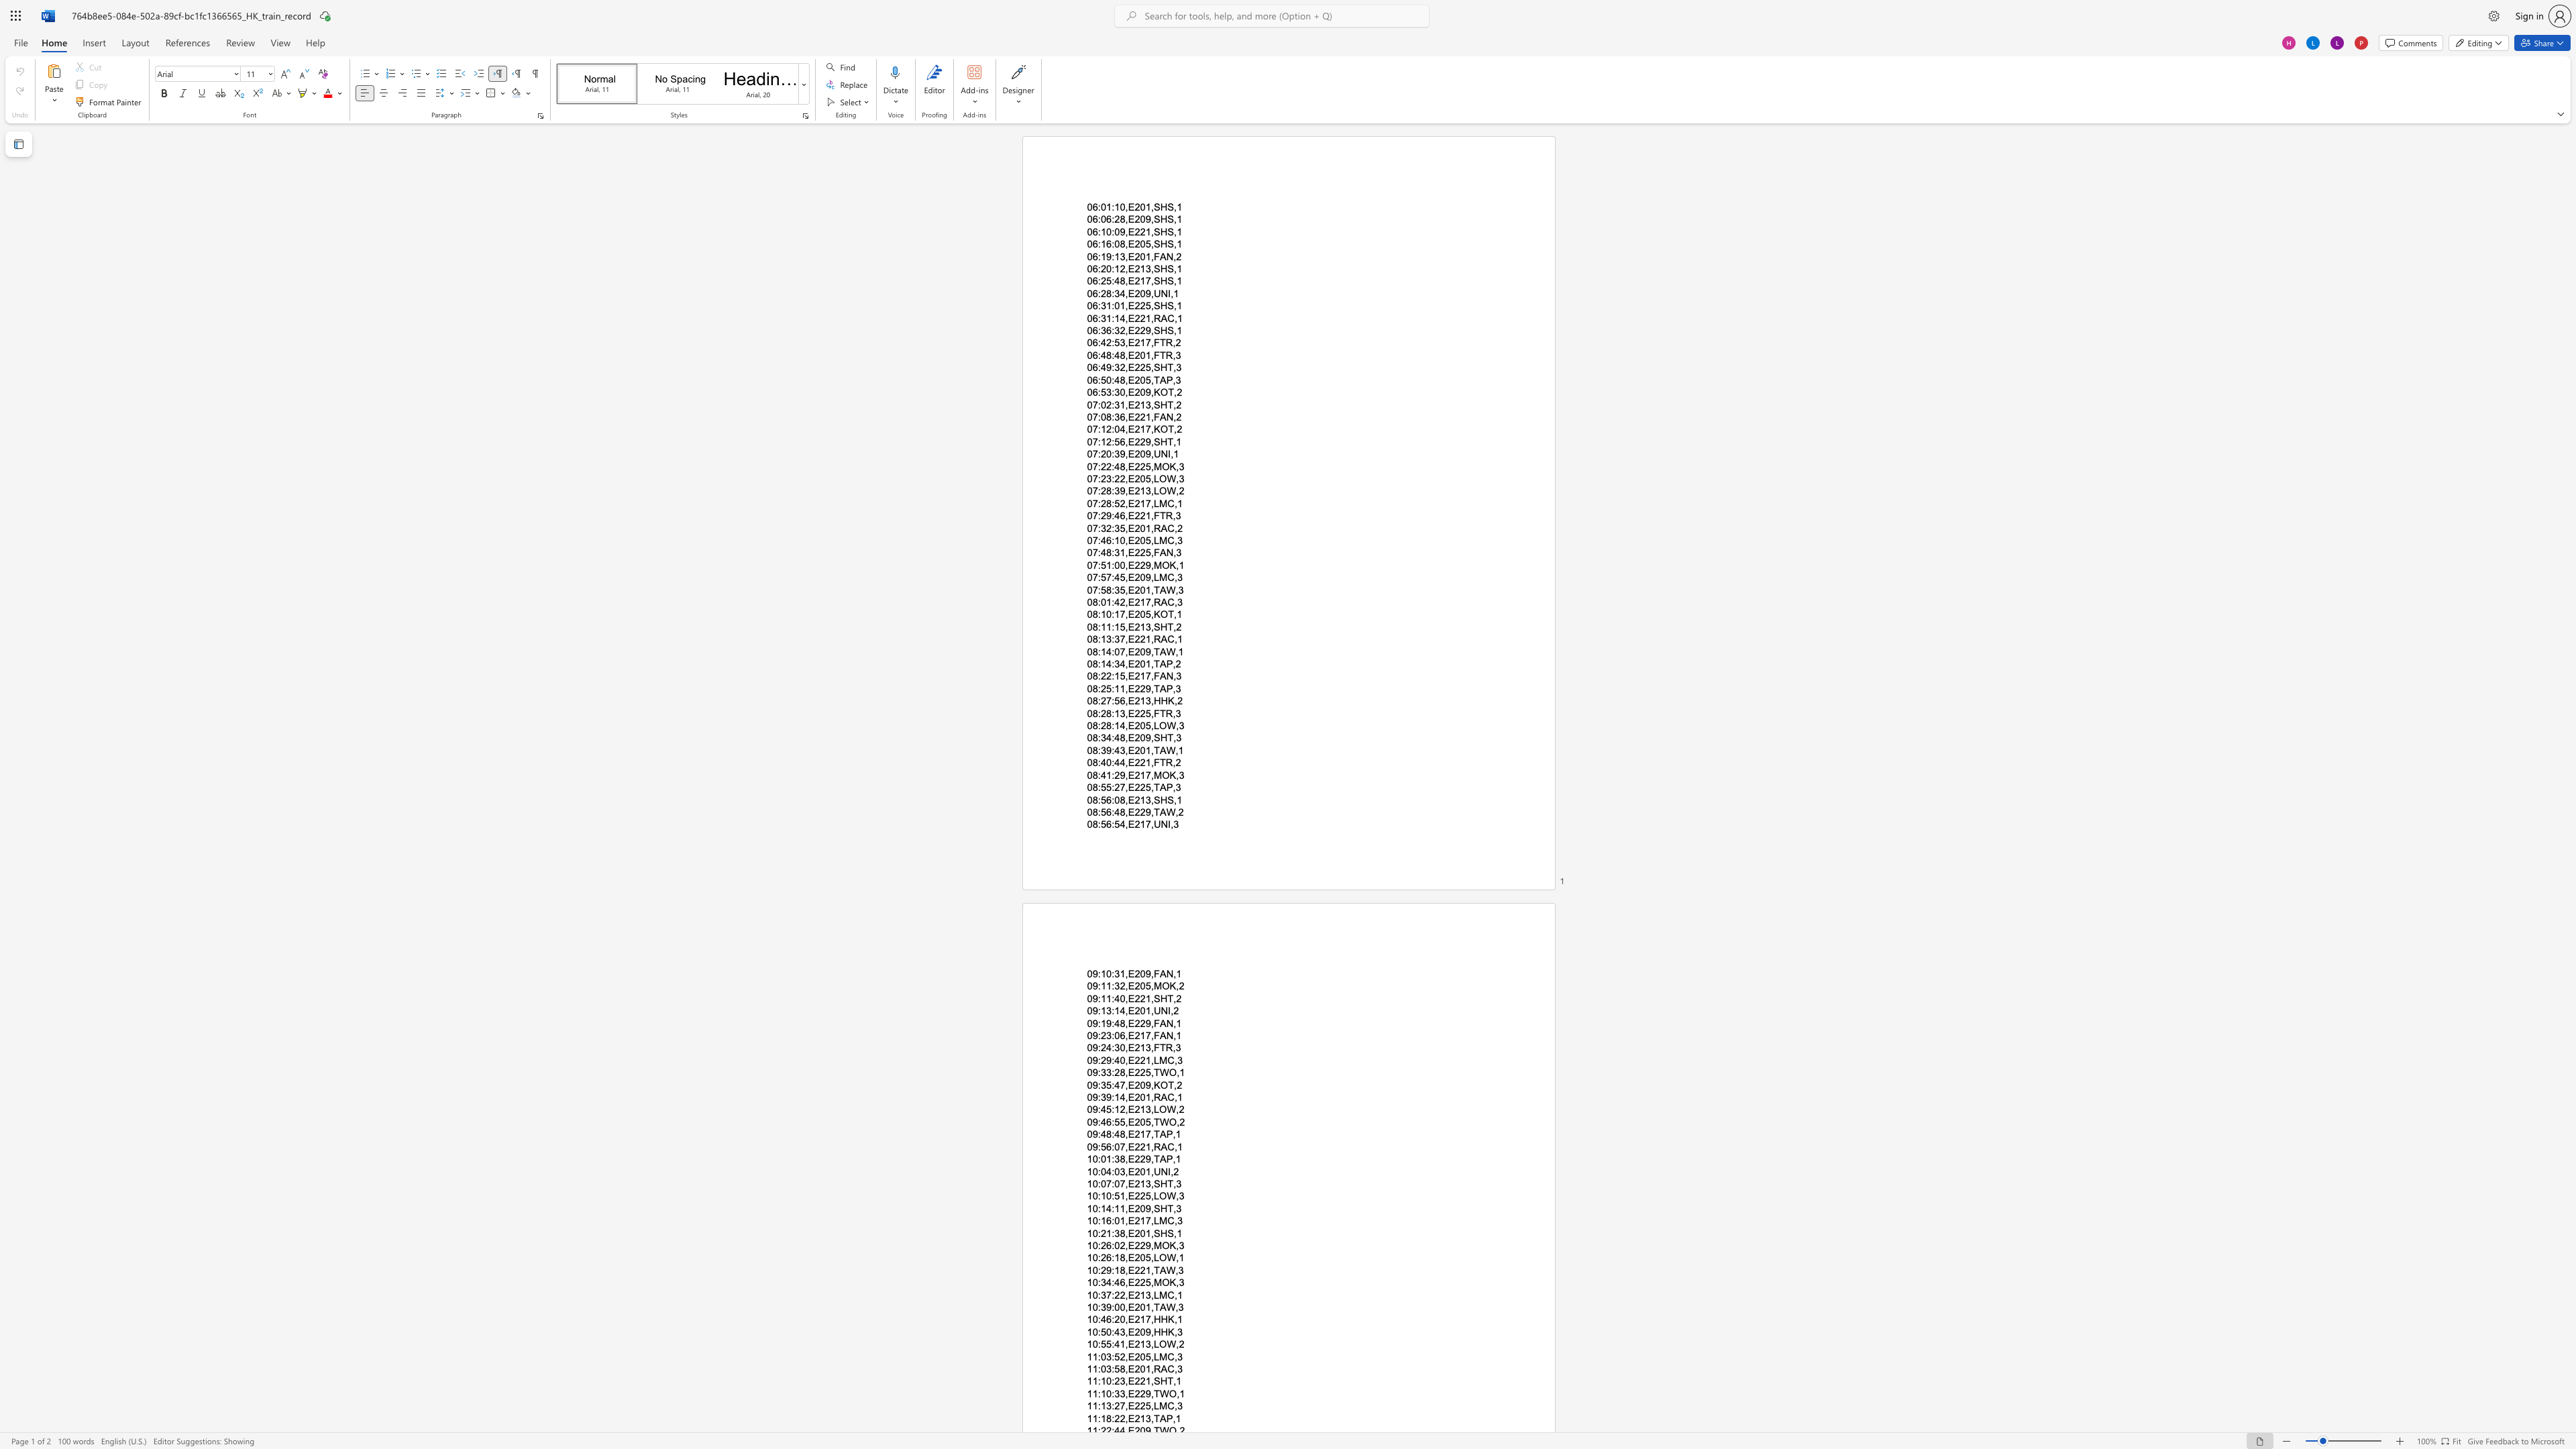  What do you see at coordinates (1127, 378) in the screenshot?
I see `the subset text "E205,TA" within the text "06:50:48,E205,TAP,3"` at bounding box center [1127, 378].